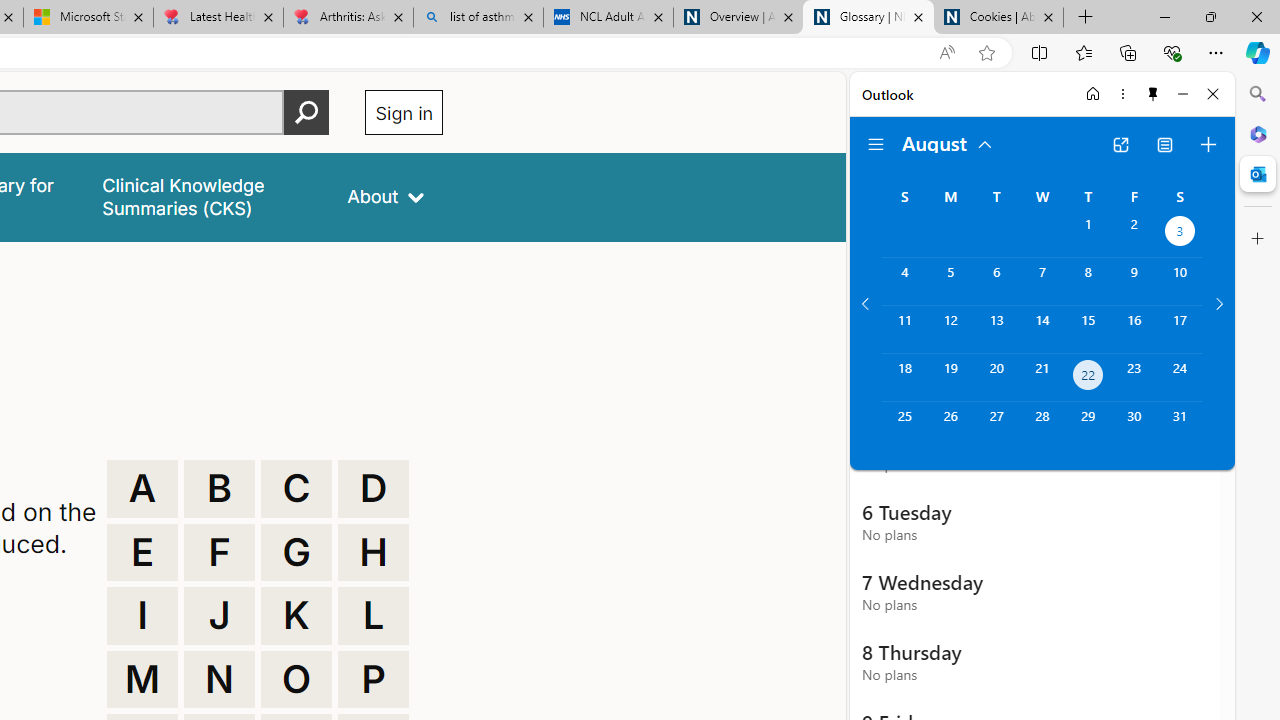 This screenshot has width=1280, height=720. What do you see at coordinates (141, 488) in the screenshot?
I see `'A'` at bounding box center [141, 488].